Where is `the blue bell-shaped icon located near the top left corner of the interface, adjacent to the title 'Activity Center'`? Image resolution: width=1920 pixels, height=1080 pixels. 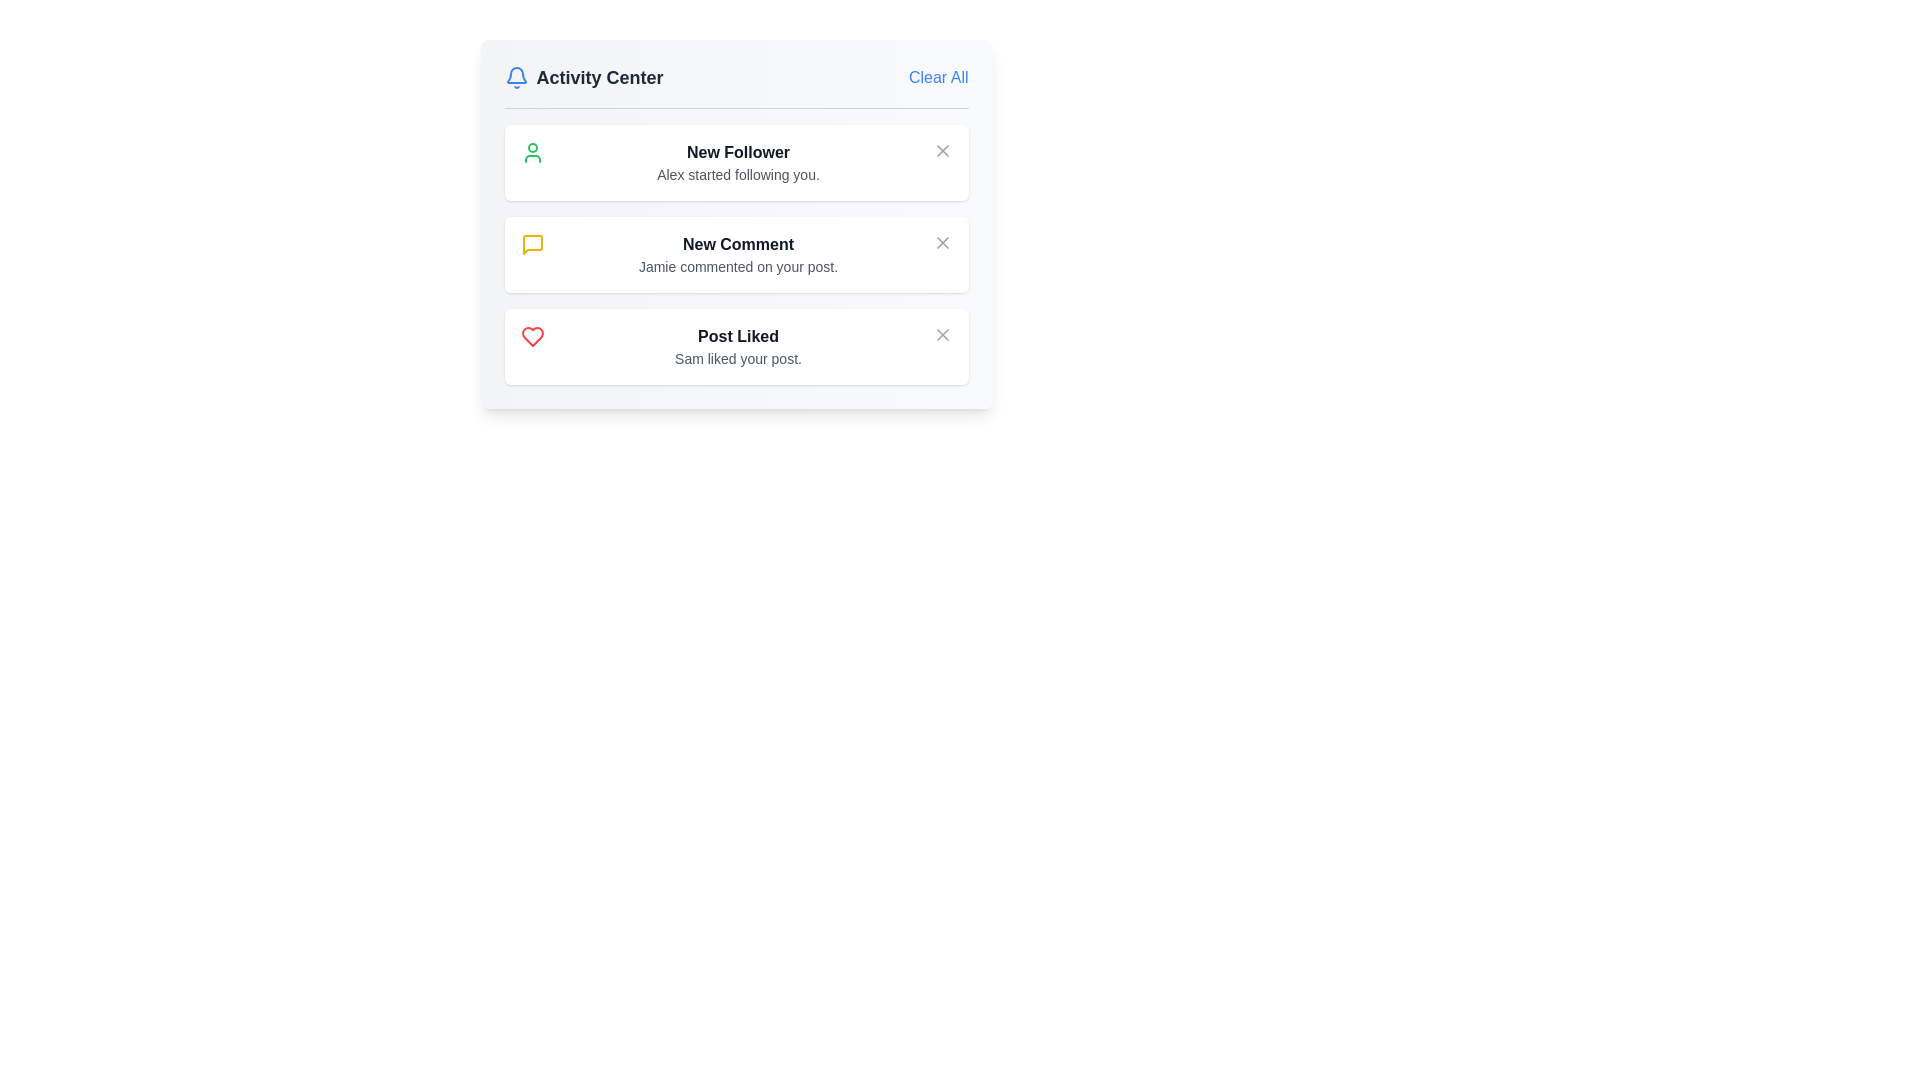
the blue bell-shaped icon located near the top left corner of the interface, adjacent to the title 'Activity Center' is located at coordinates (516, 74).